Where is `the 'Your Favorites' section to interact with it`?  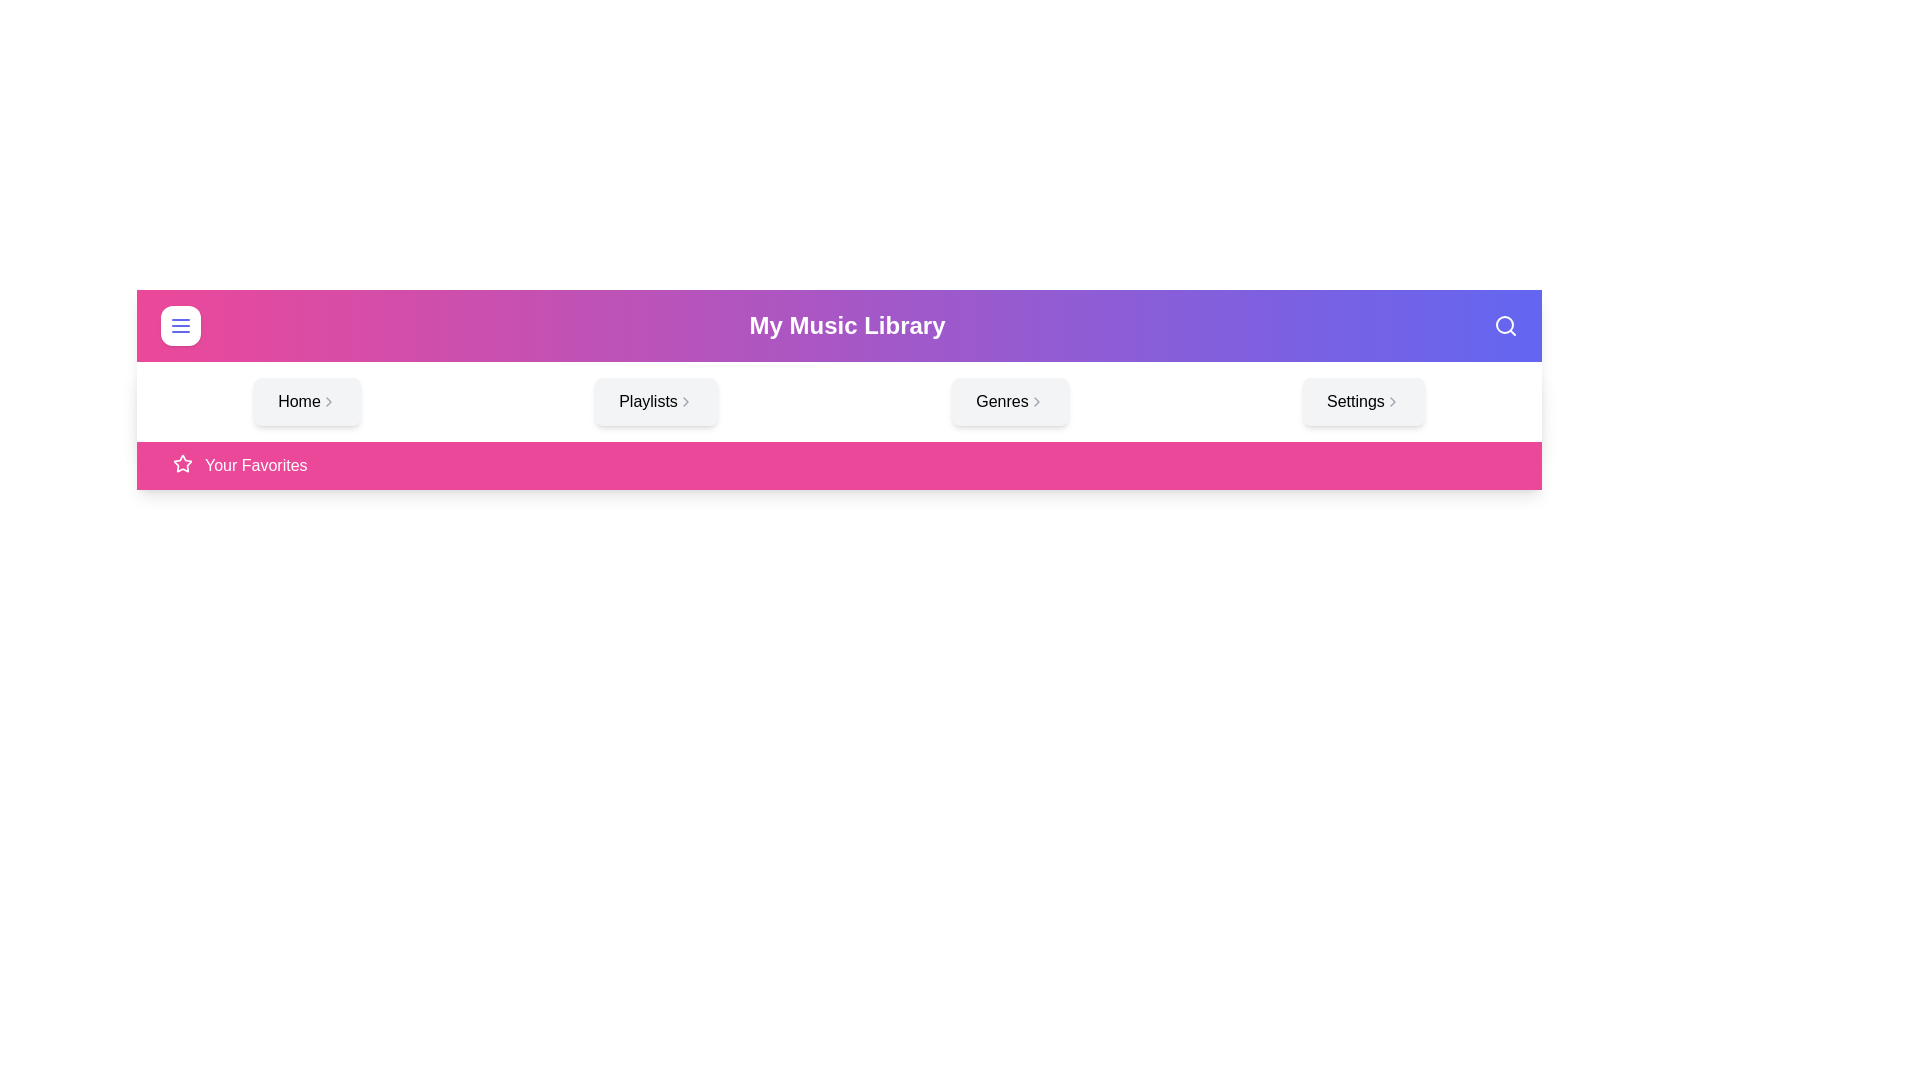
the 'Your Favorites' section to interact with it is located at coordinates (839, 466).